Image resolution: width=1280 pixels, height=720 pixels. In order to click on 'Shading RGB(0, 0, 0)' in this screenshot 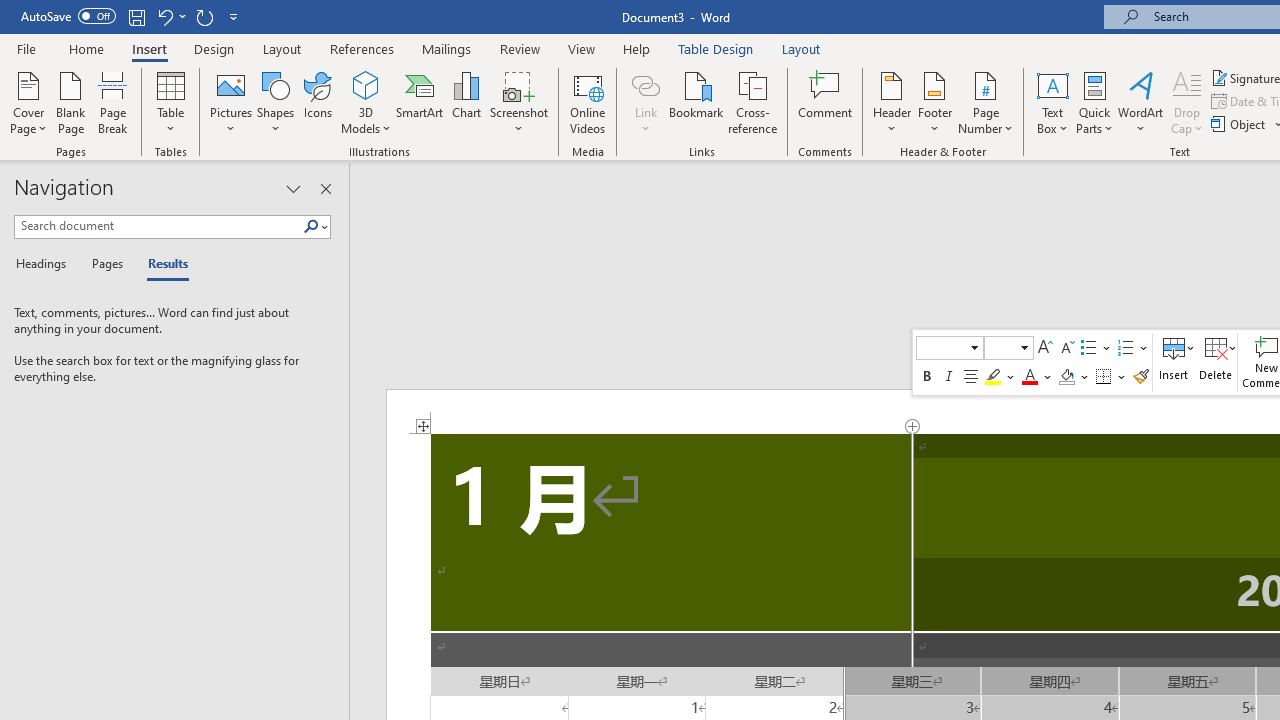, I will do `click(1065, 376)`.